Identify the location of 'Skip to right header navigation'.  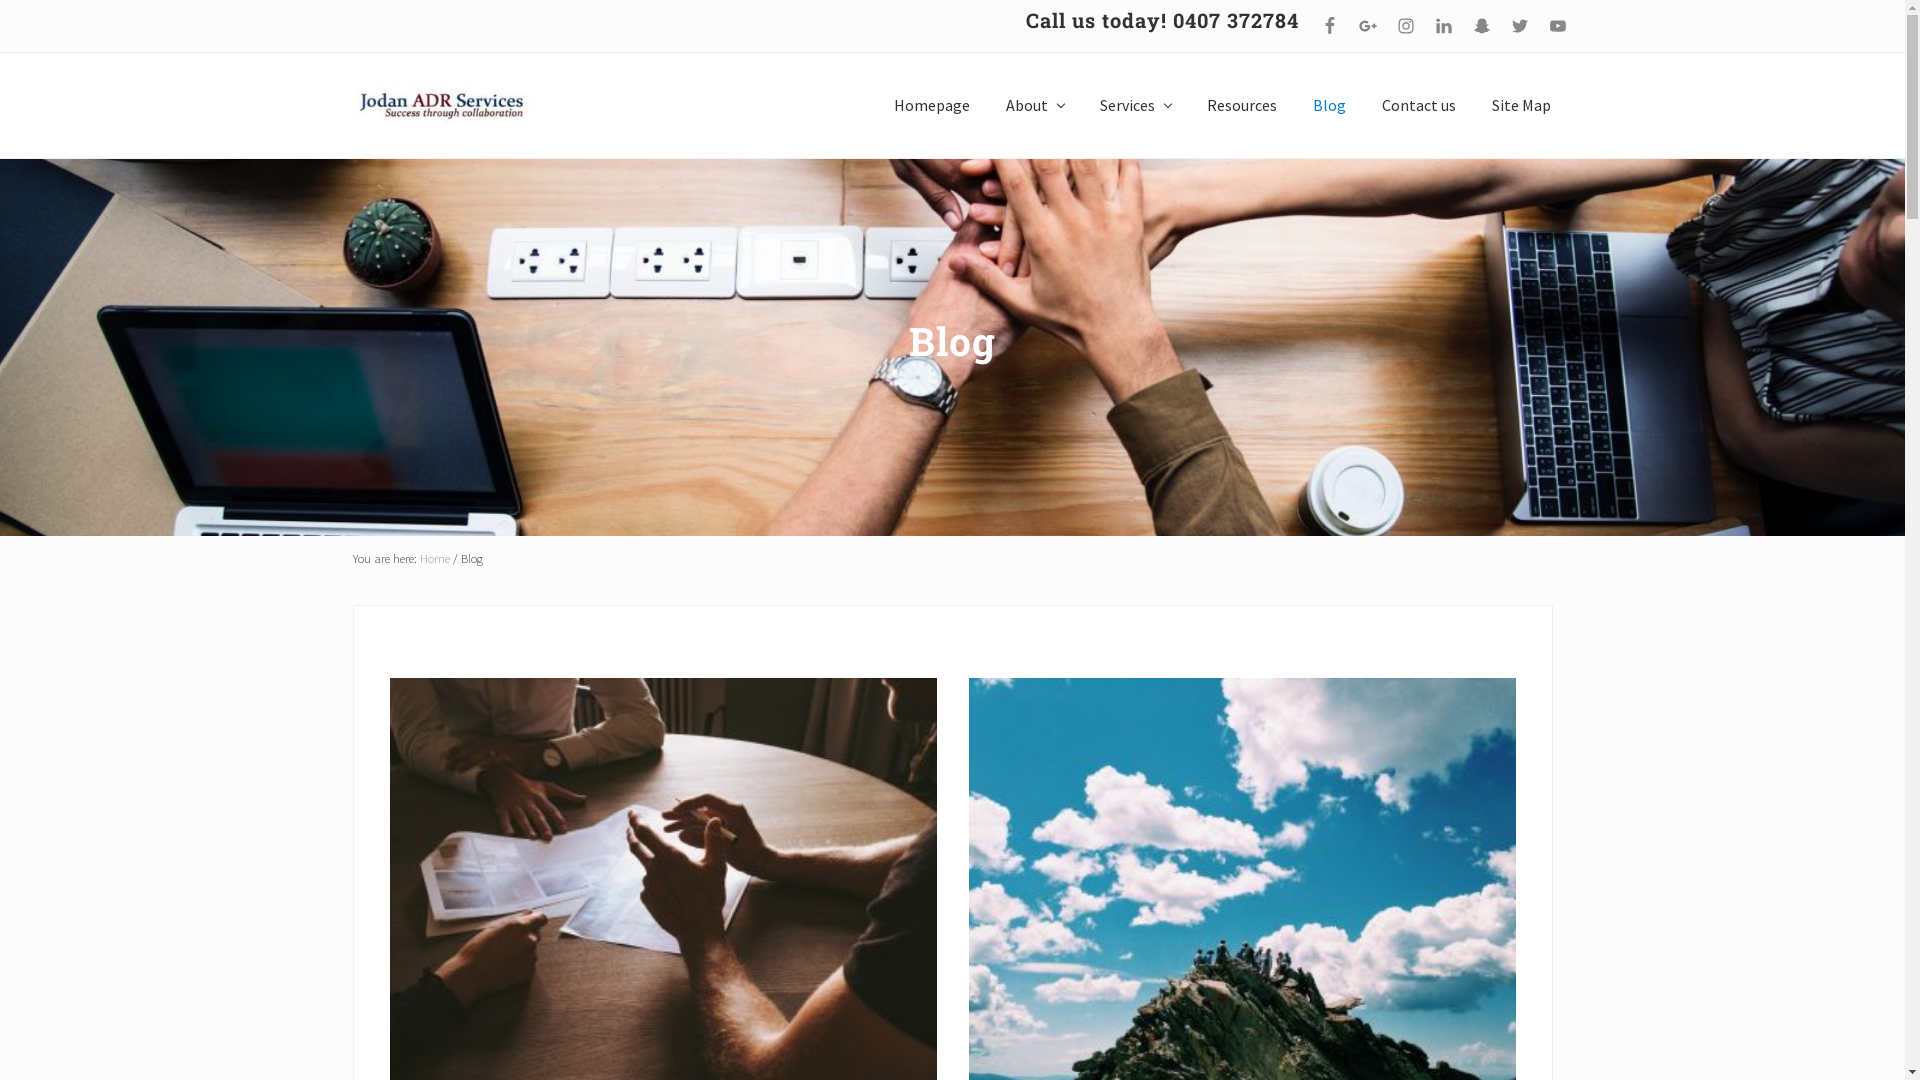
(0, 0).